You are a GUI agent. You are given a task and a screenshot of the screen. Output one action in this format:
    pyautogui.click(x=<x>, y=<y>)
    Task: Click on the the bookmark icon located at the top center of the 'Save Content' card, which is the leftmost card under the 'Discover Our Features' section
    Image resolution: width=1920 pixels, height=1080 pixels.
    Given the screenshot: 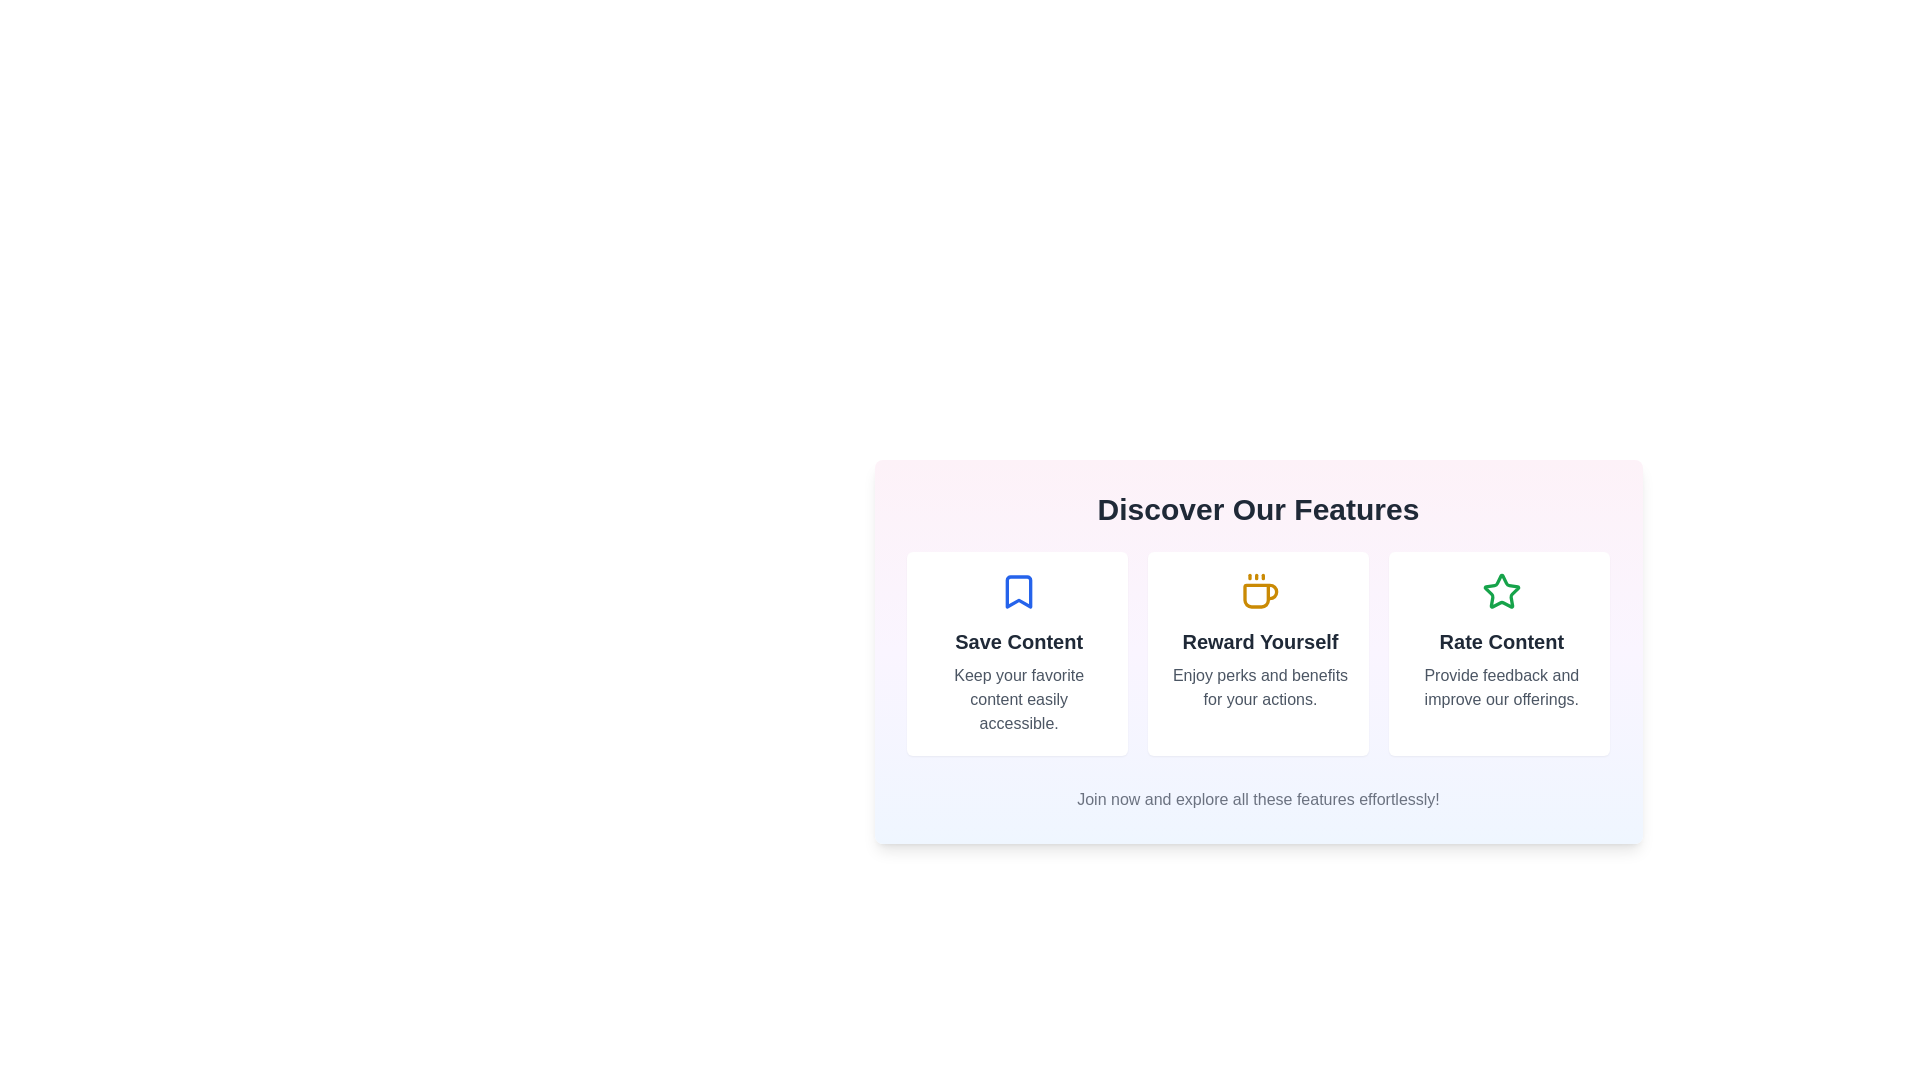 What is the action you would take?
    pyautogui.click(x=1019, y=590)
    